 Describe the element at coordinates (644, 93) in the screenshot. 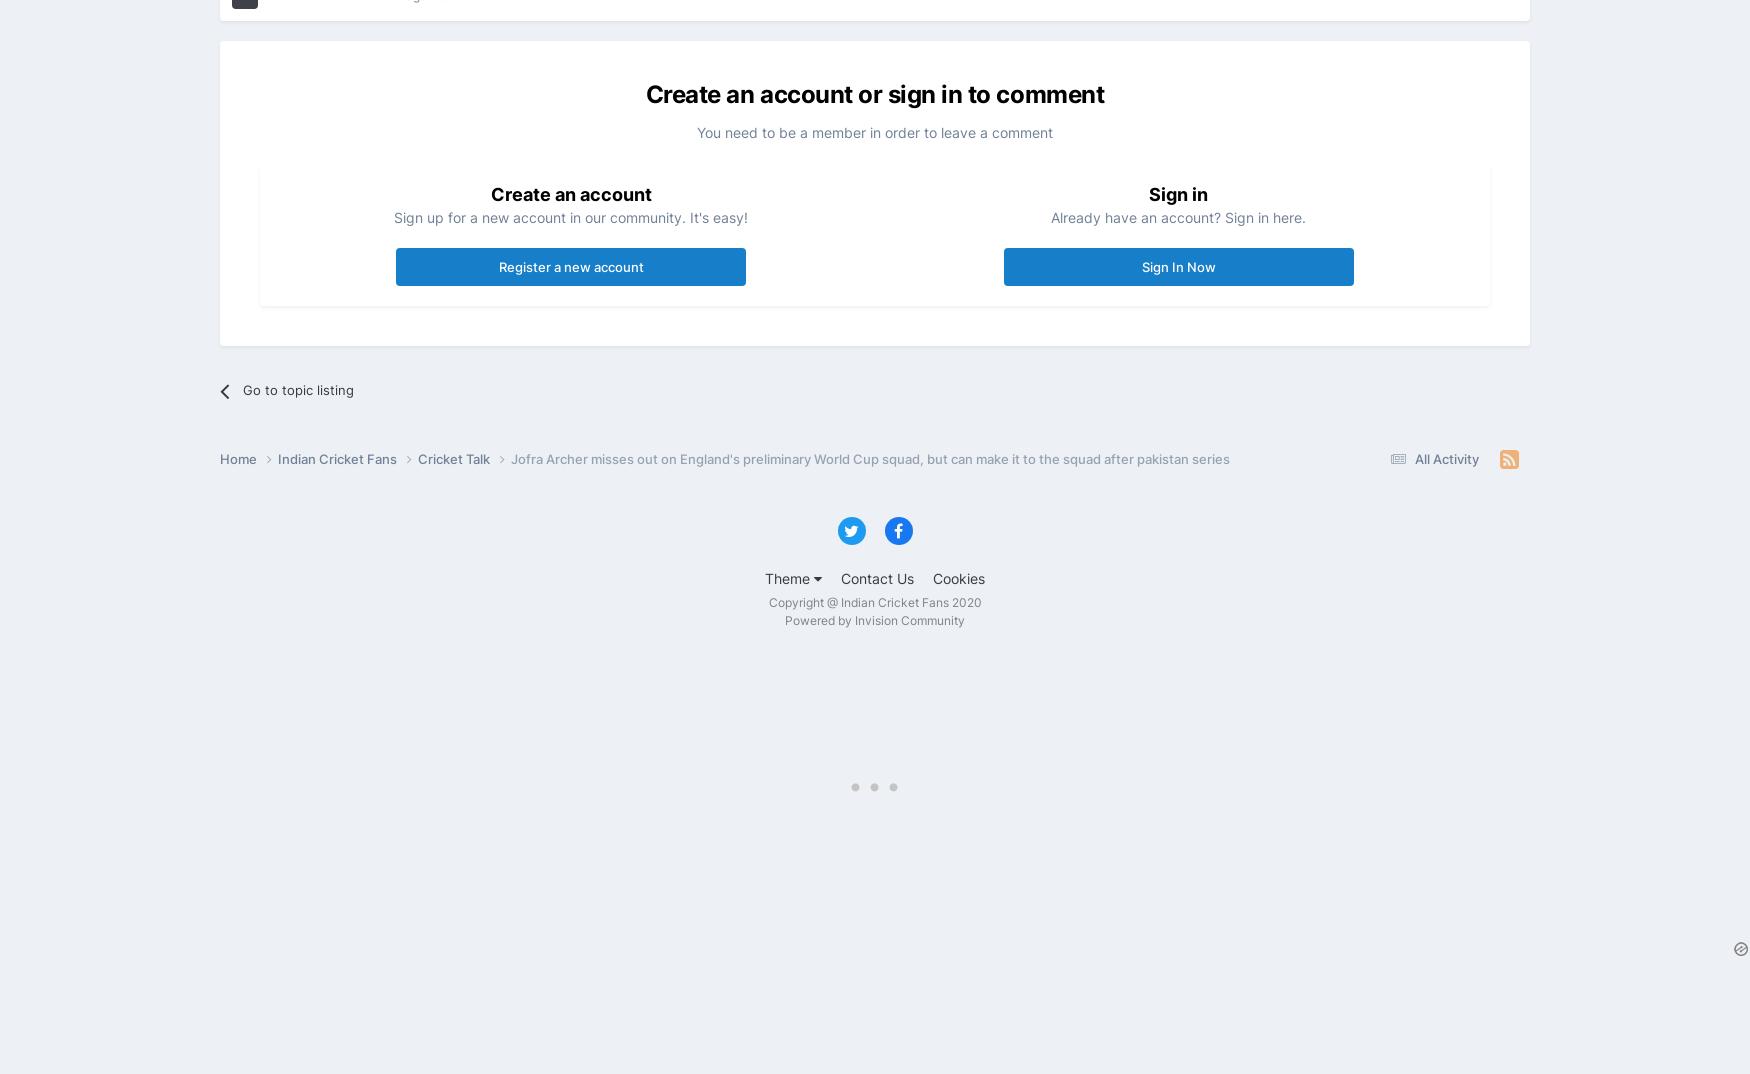

I see `'Create an account or sign in to comment'` at that location.